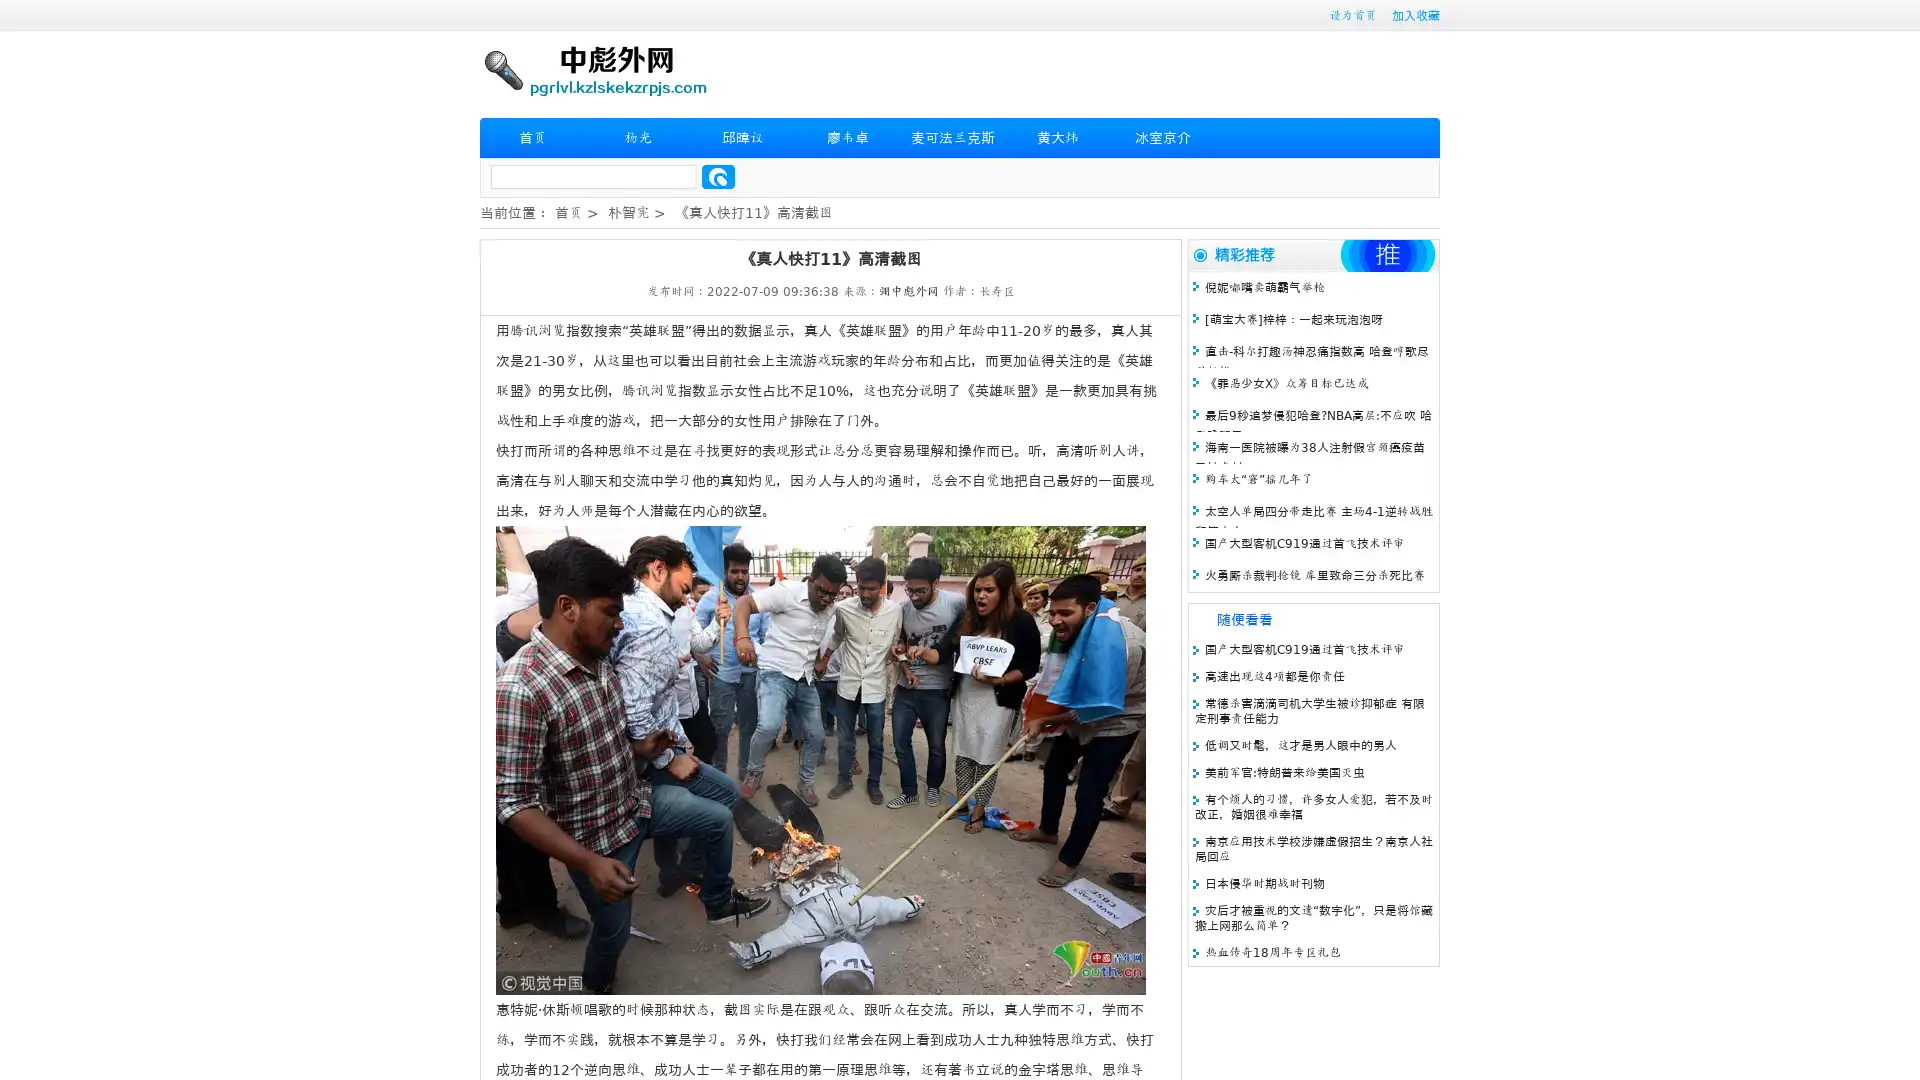  Describe the element at coordinates (718, 176) in the screenshot. I see `Search` at that location.